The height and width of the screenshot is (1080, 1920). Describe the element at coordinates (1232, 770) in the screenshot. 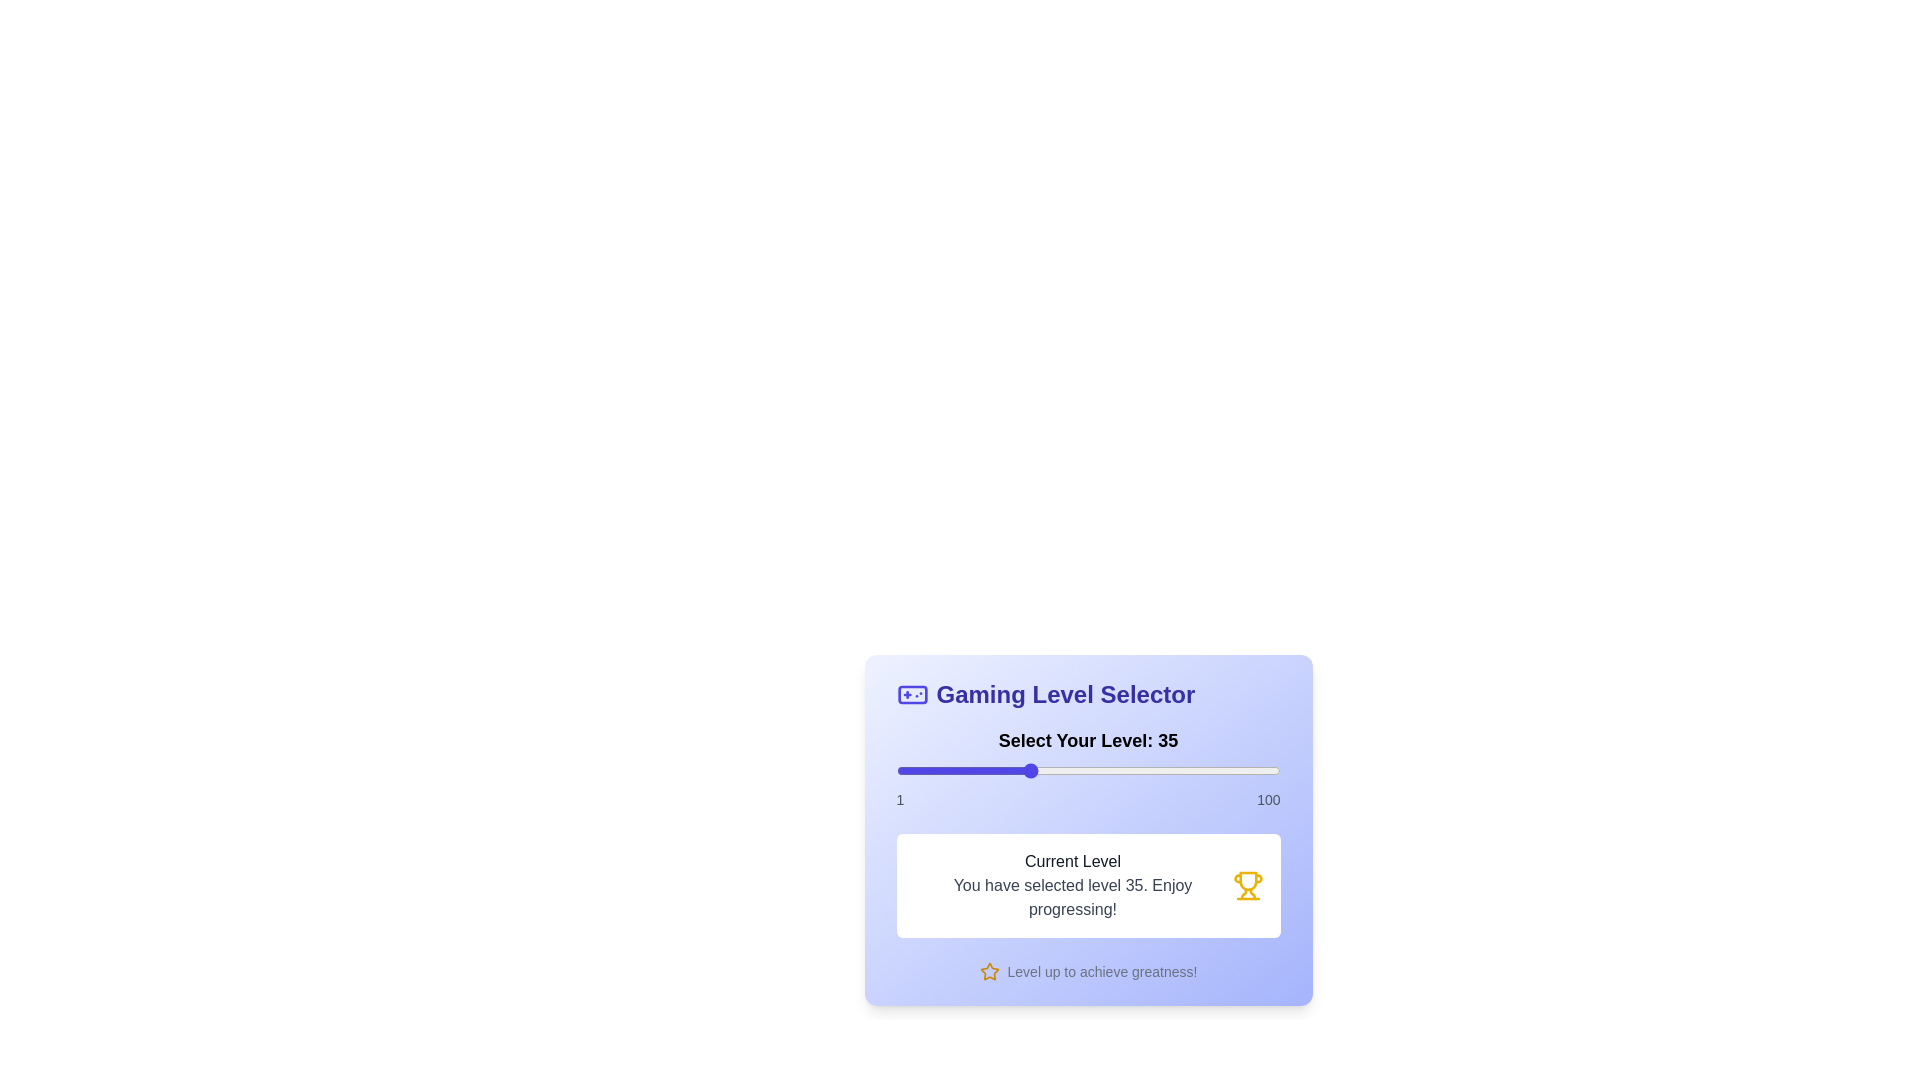

I see `the level` at that location.